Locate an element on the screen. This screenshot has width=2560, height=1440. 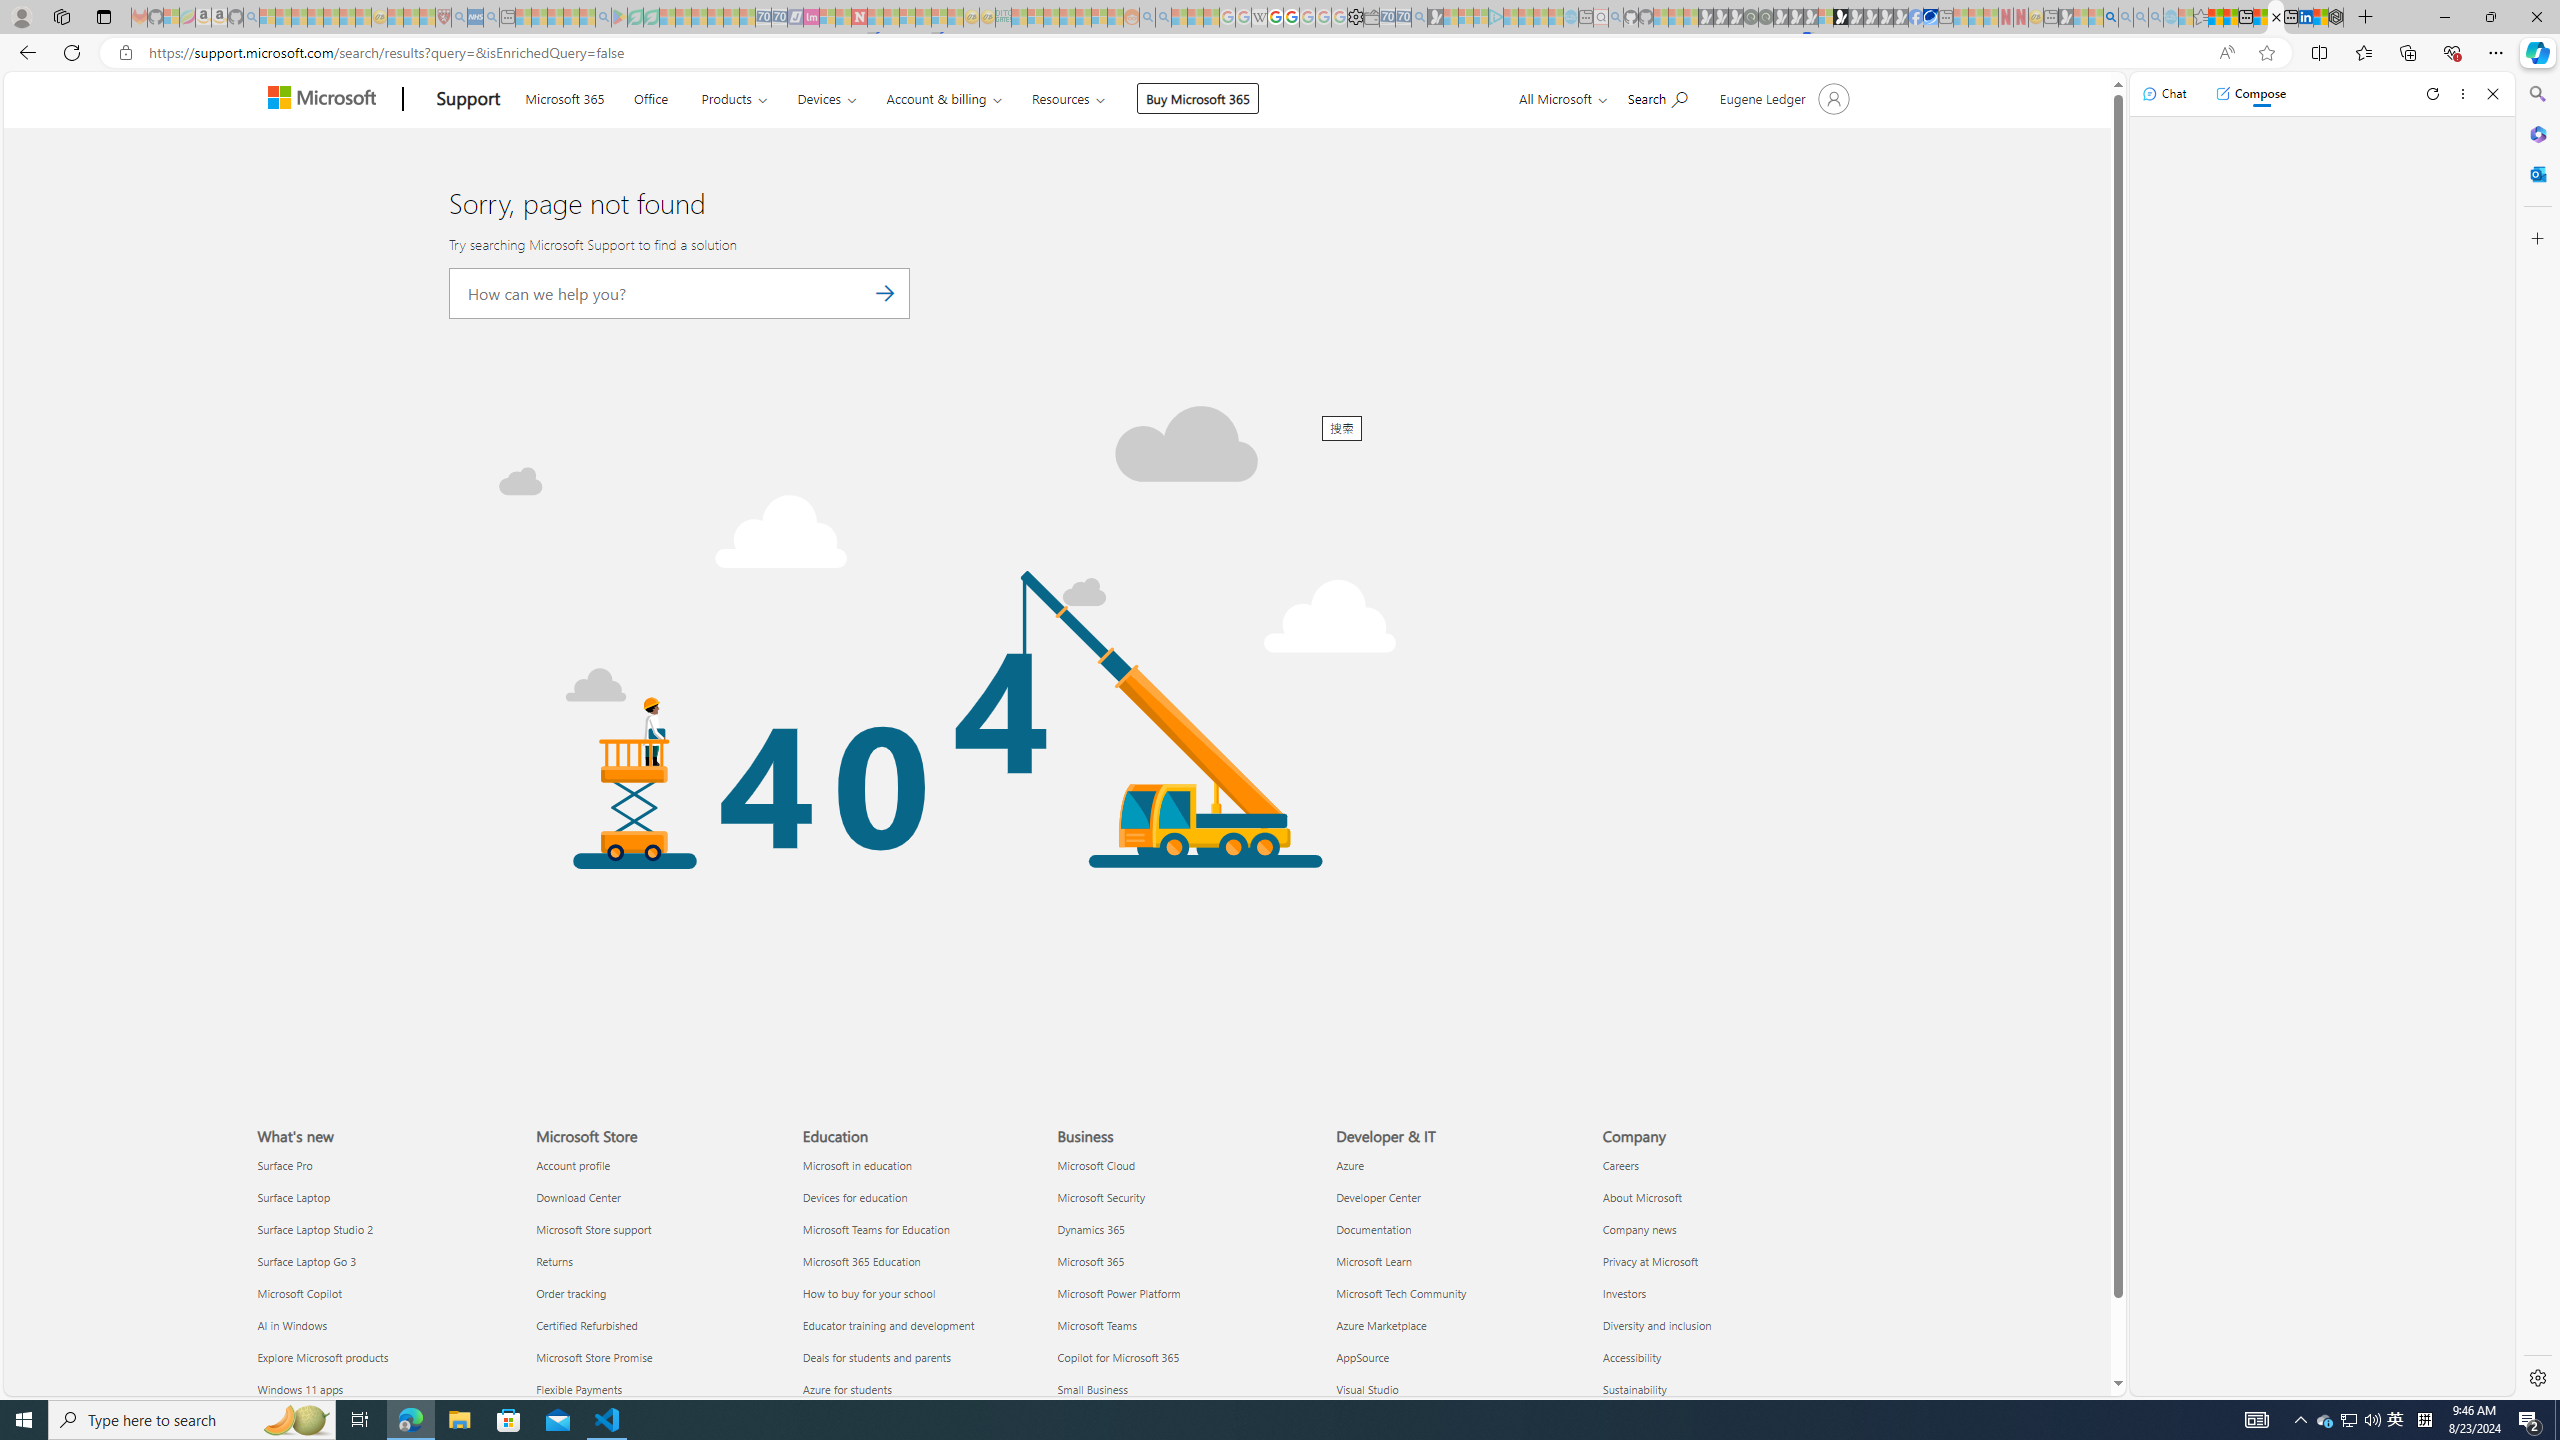
'Company news Company' is located at coordinates (1638, 1229).